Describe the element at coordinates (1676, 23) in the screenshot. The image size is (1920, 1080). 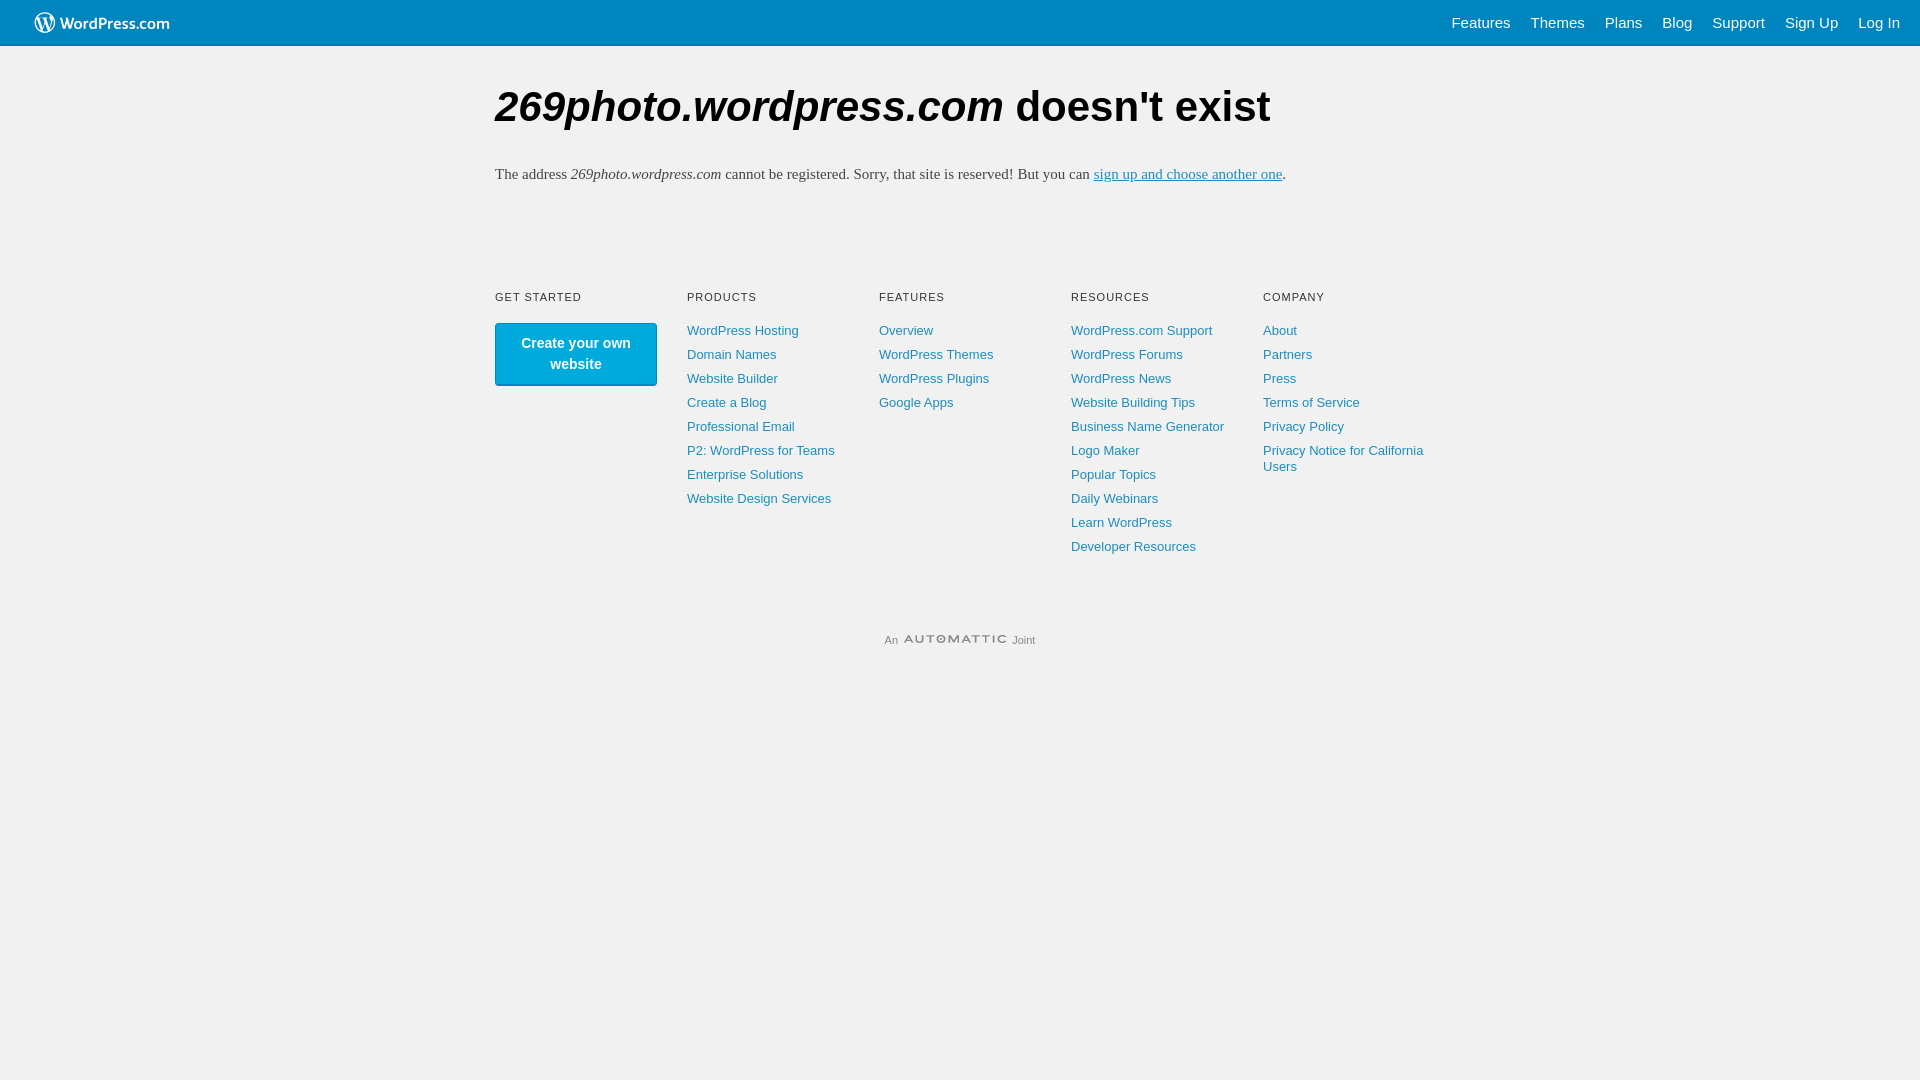
I see `'Blog'` at that location.